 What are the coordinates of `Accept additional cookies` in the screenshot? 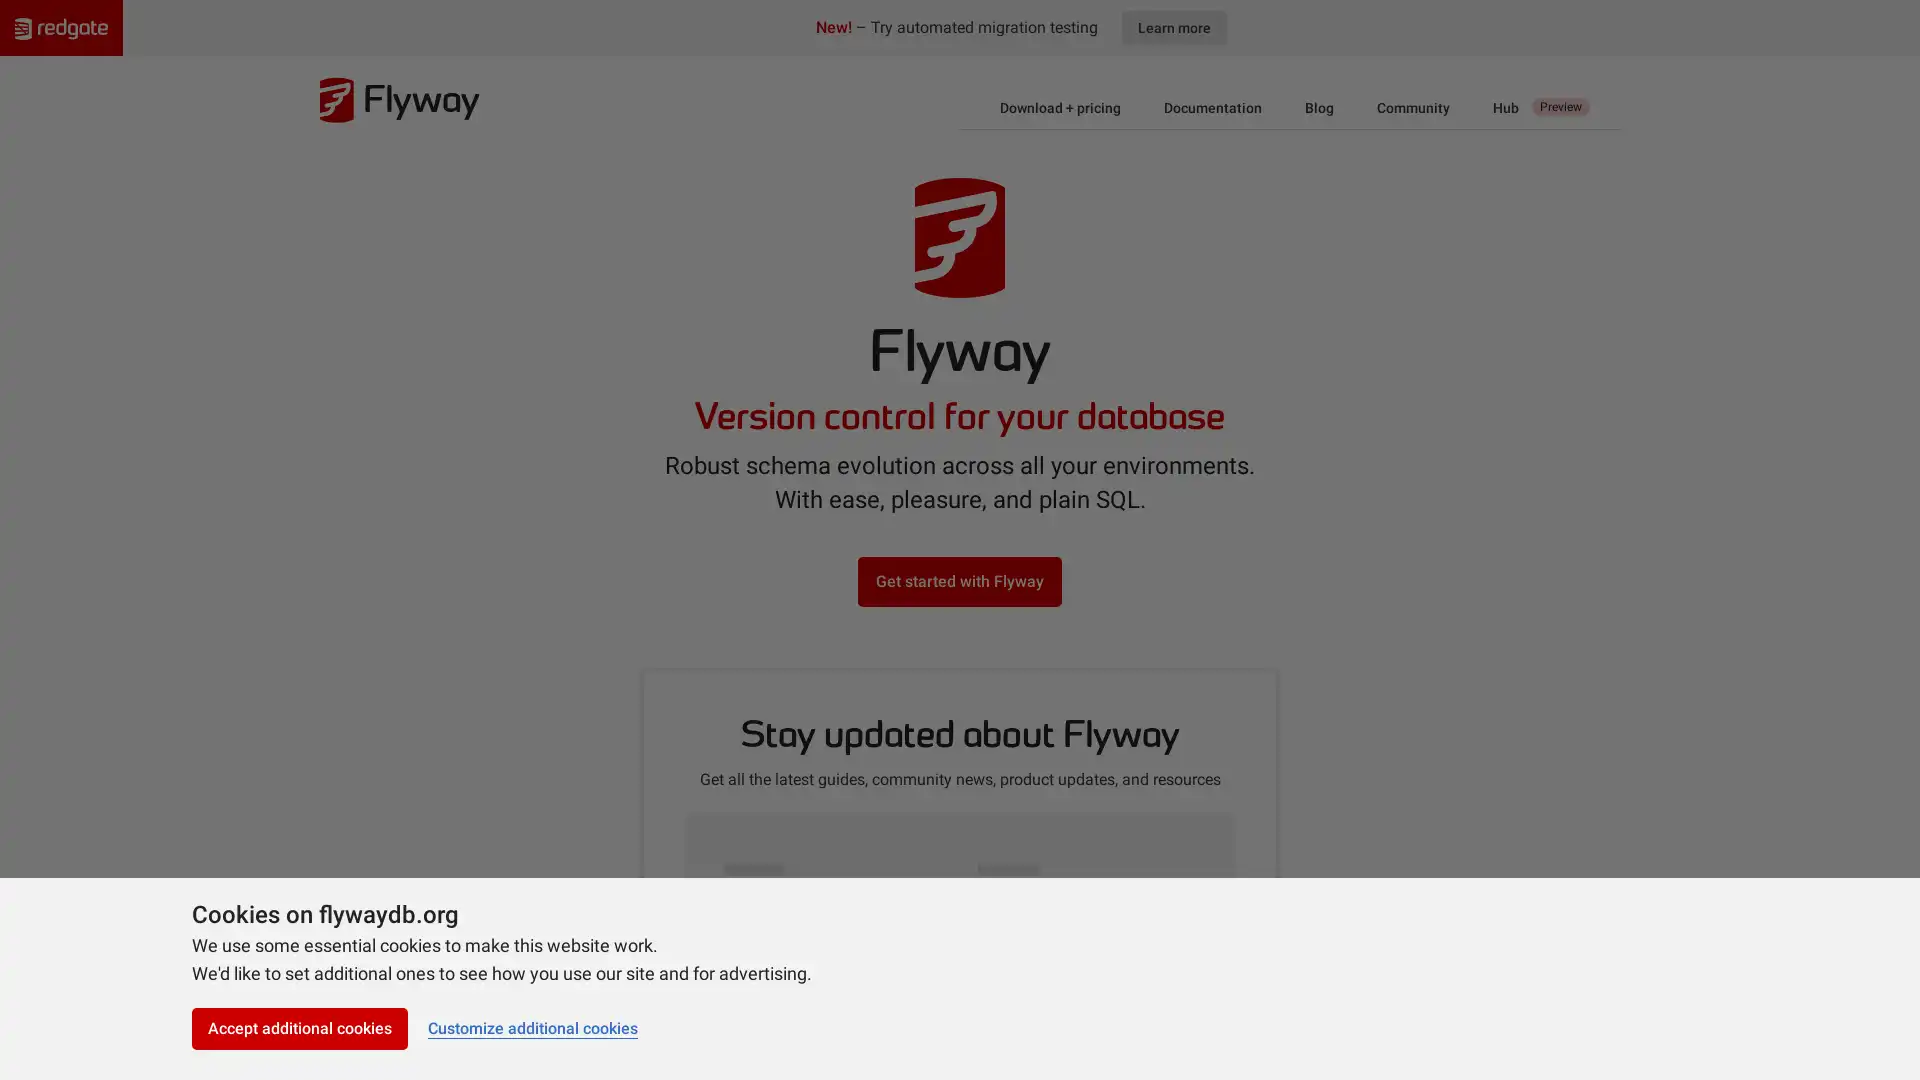 It's located at (298, 1029).